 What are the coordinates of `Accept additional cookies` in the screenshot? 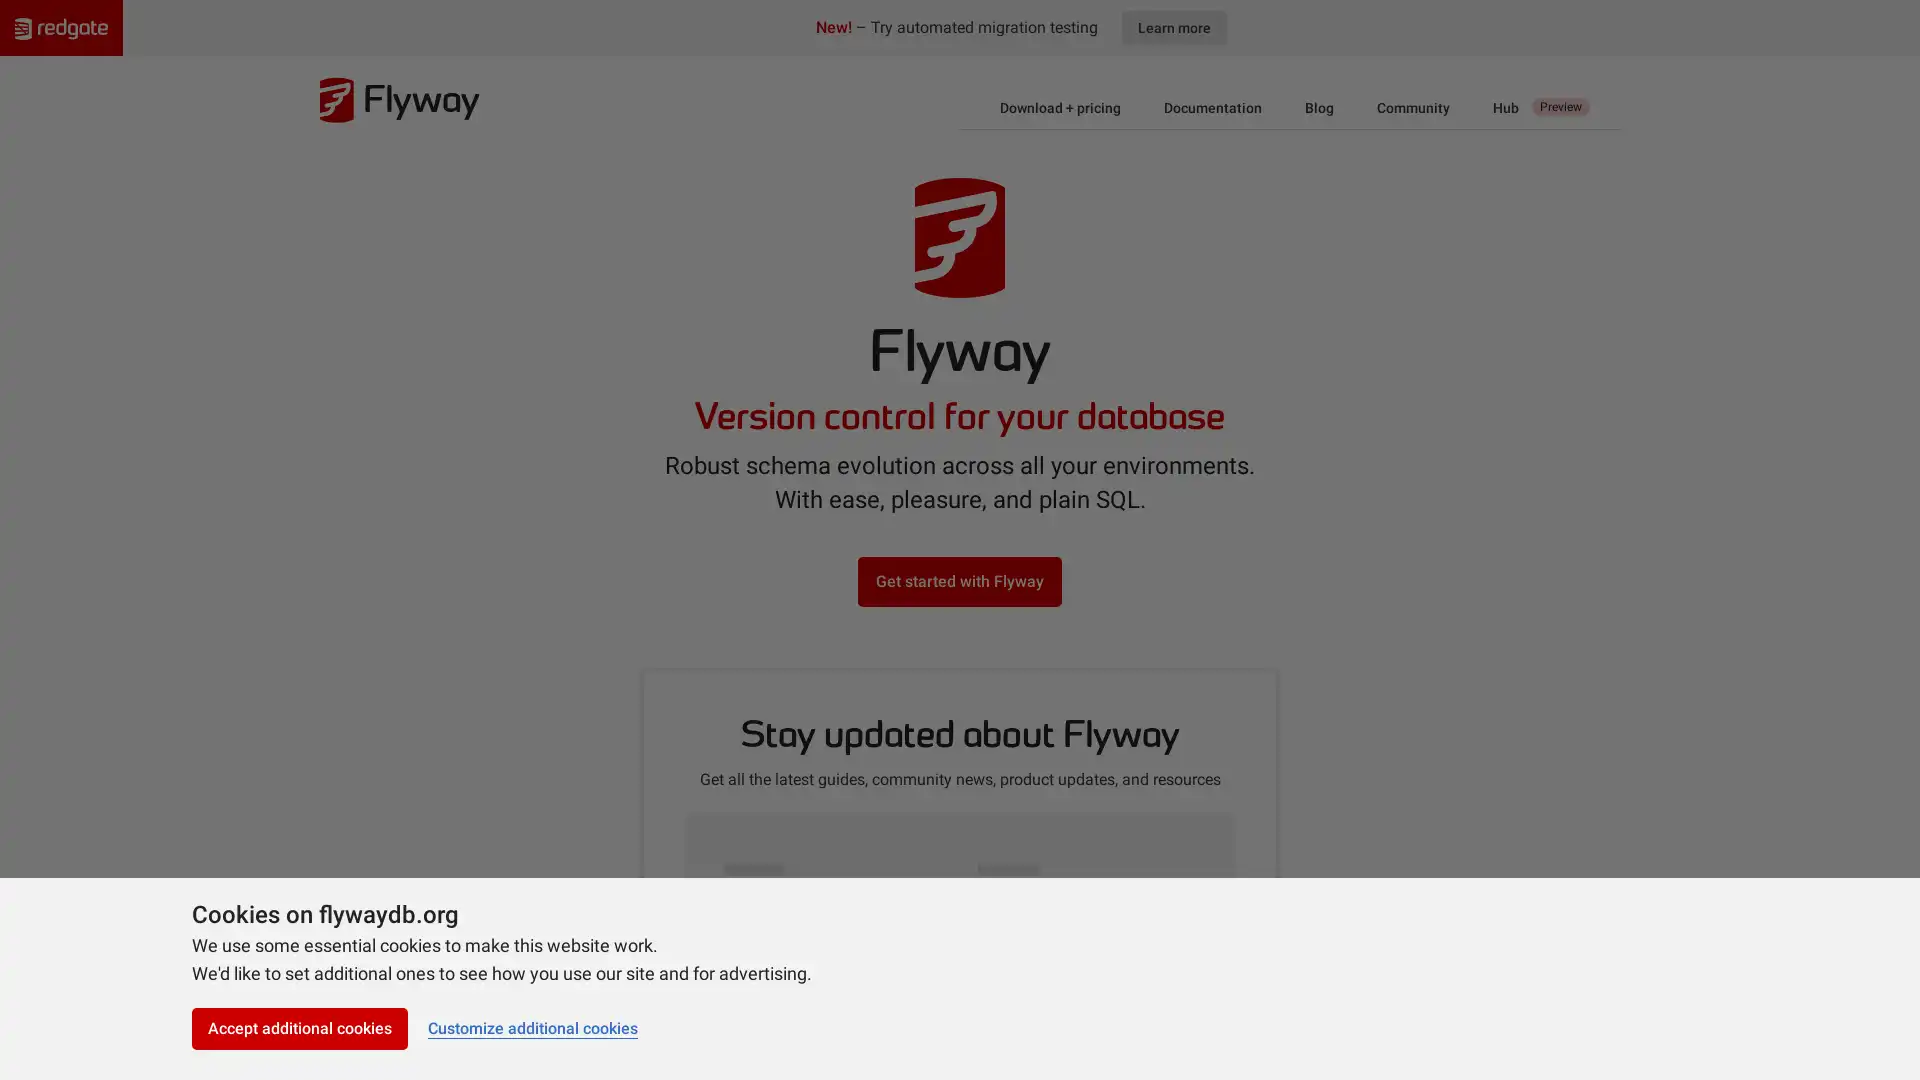 It's located at (298, 1029).